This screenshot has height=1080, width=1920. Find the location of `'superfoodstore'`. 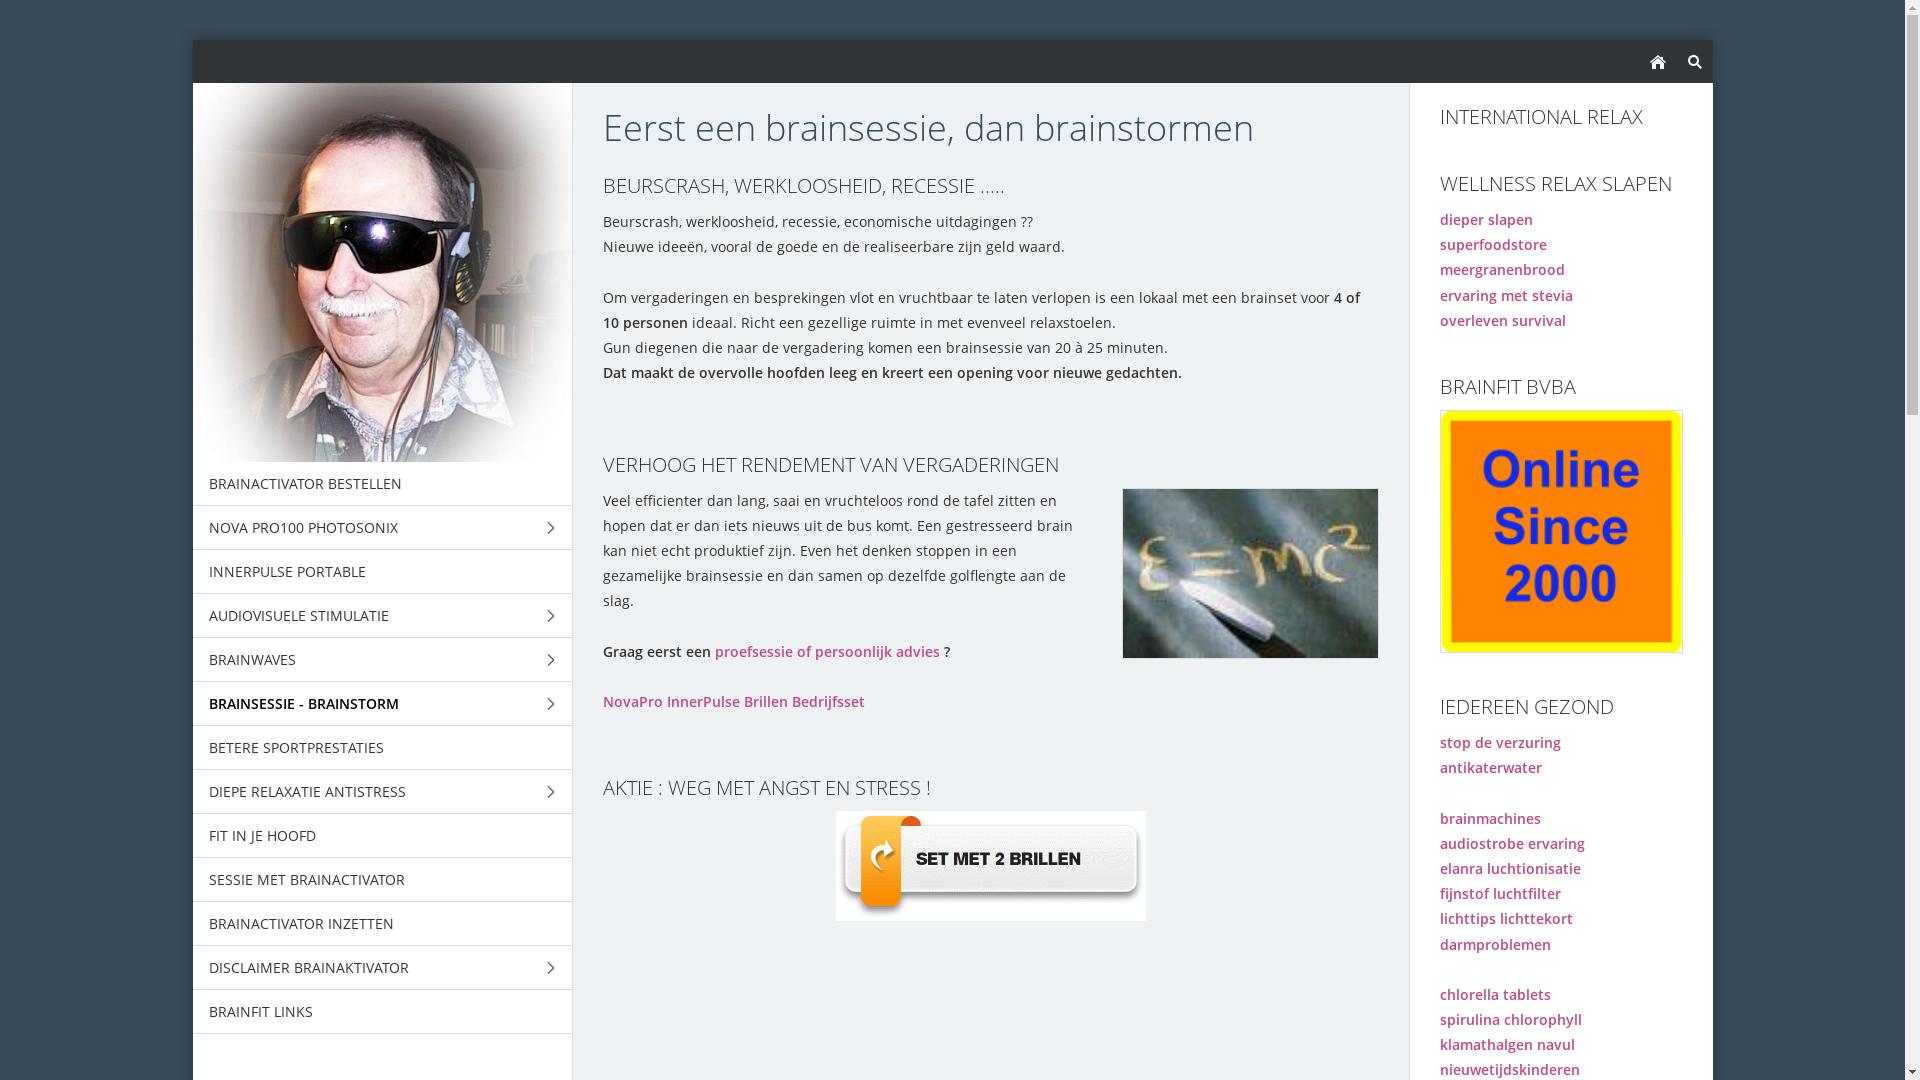

'superfoodstore' is located at coordinates (1493, 243).